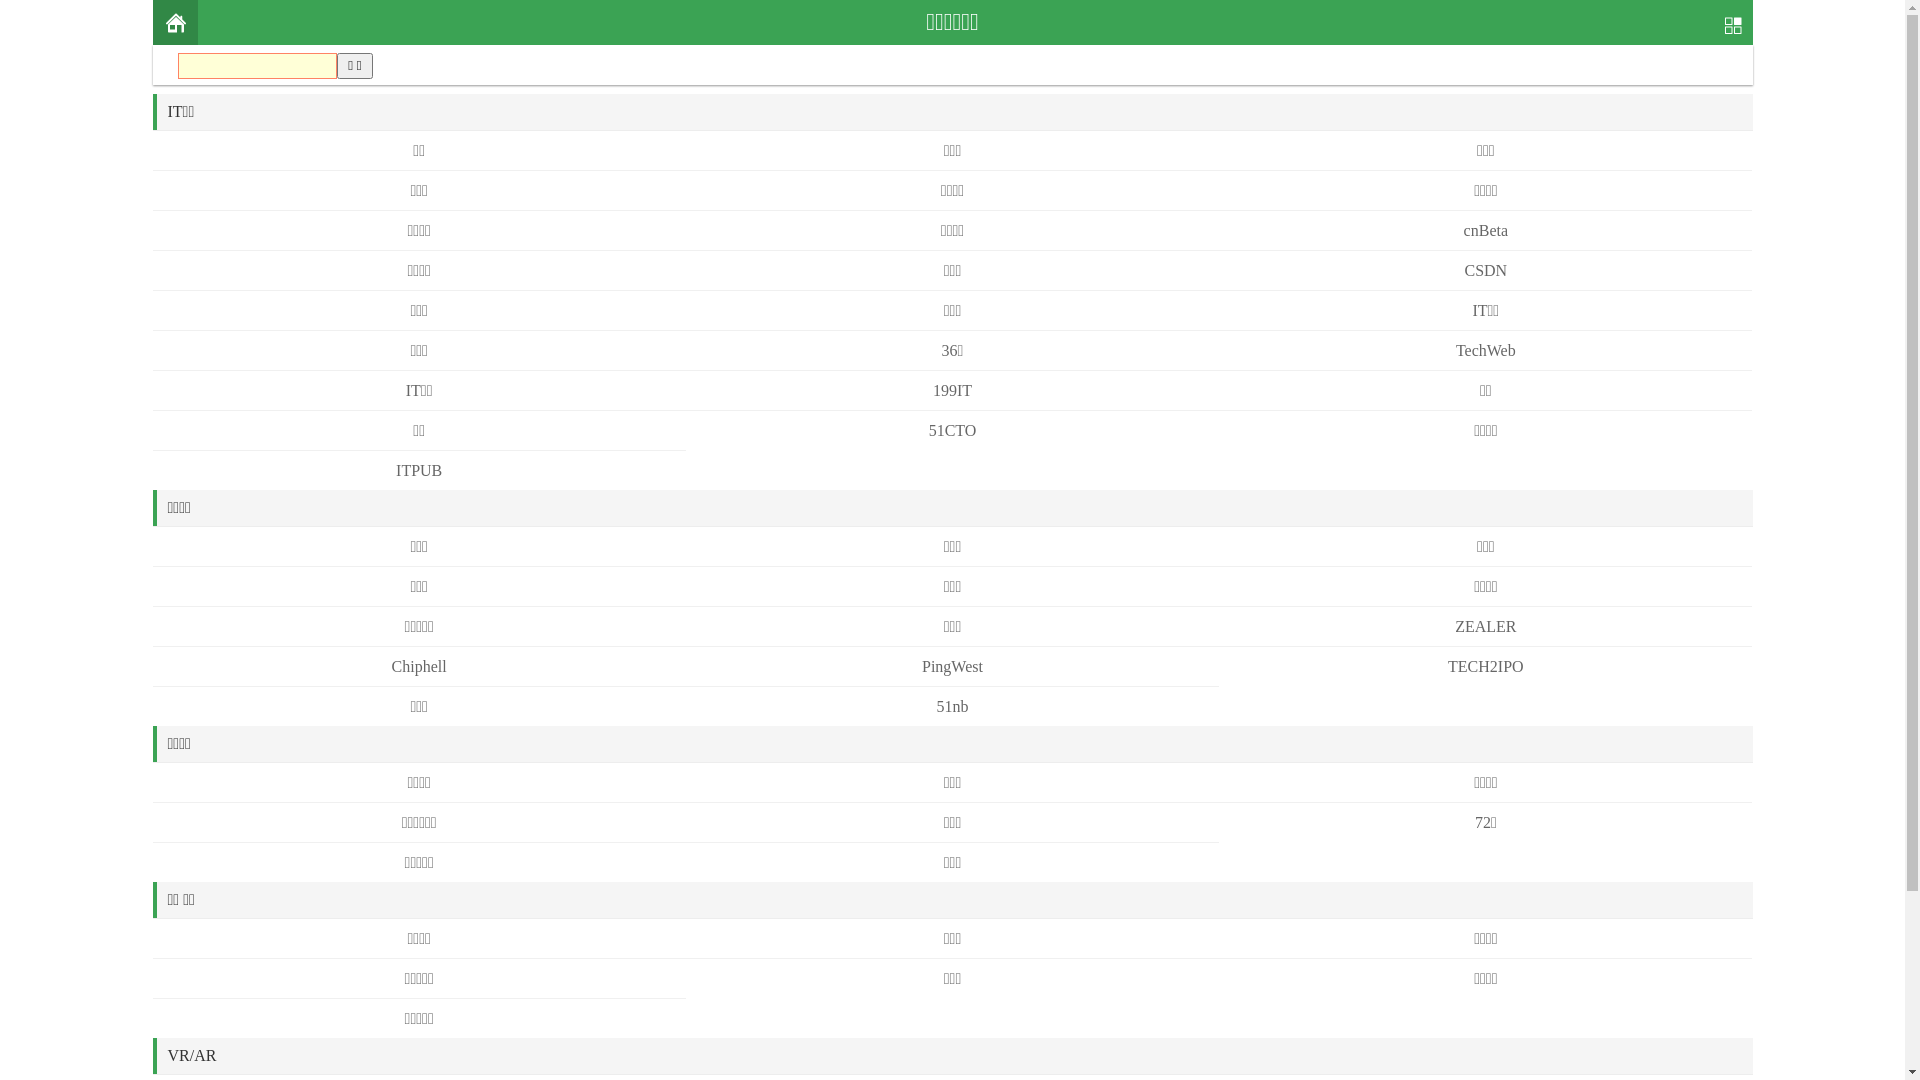 The image size is (1920, 1080). What do you see at coordinates (417, 470) in the screenshot?
I see `'ITPUB'` at bounding box center [417, 470].